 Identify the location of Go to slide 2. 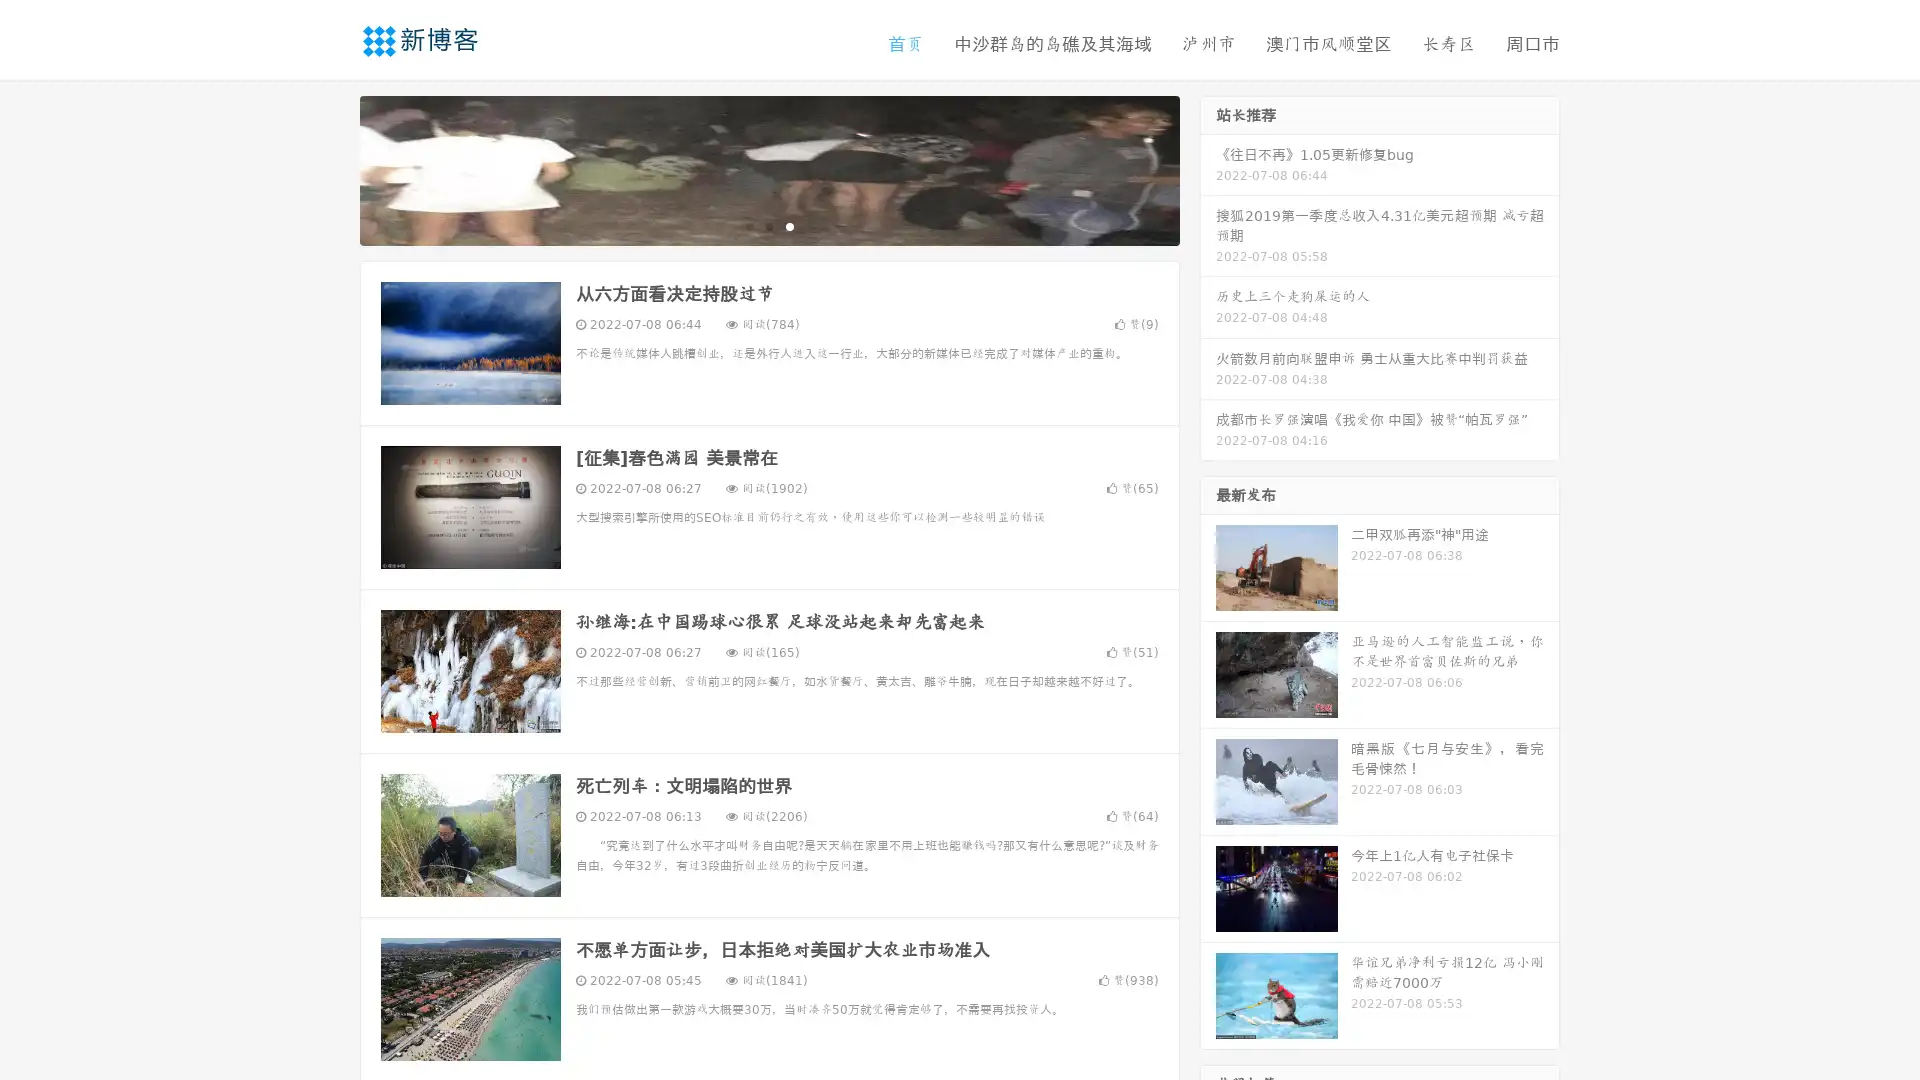
(768, 225).